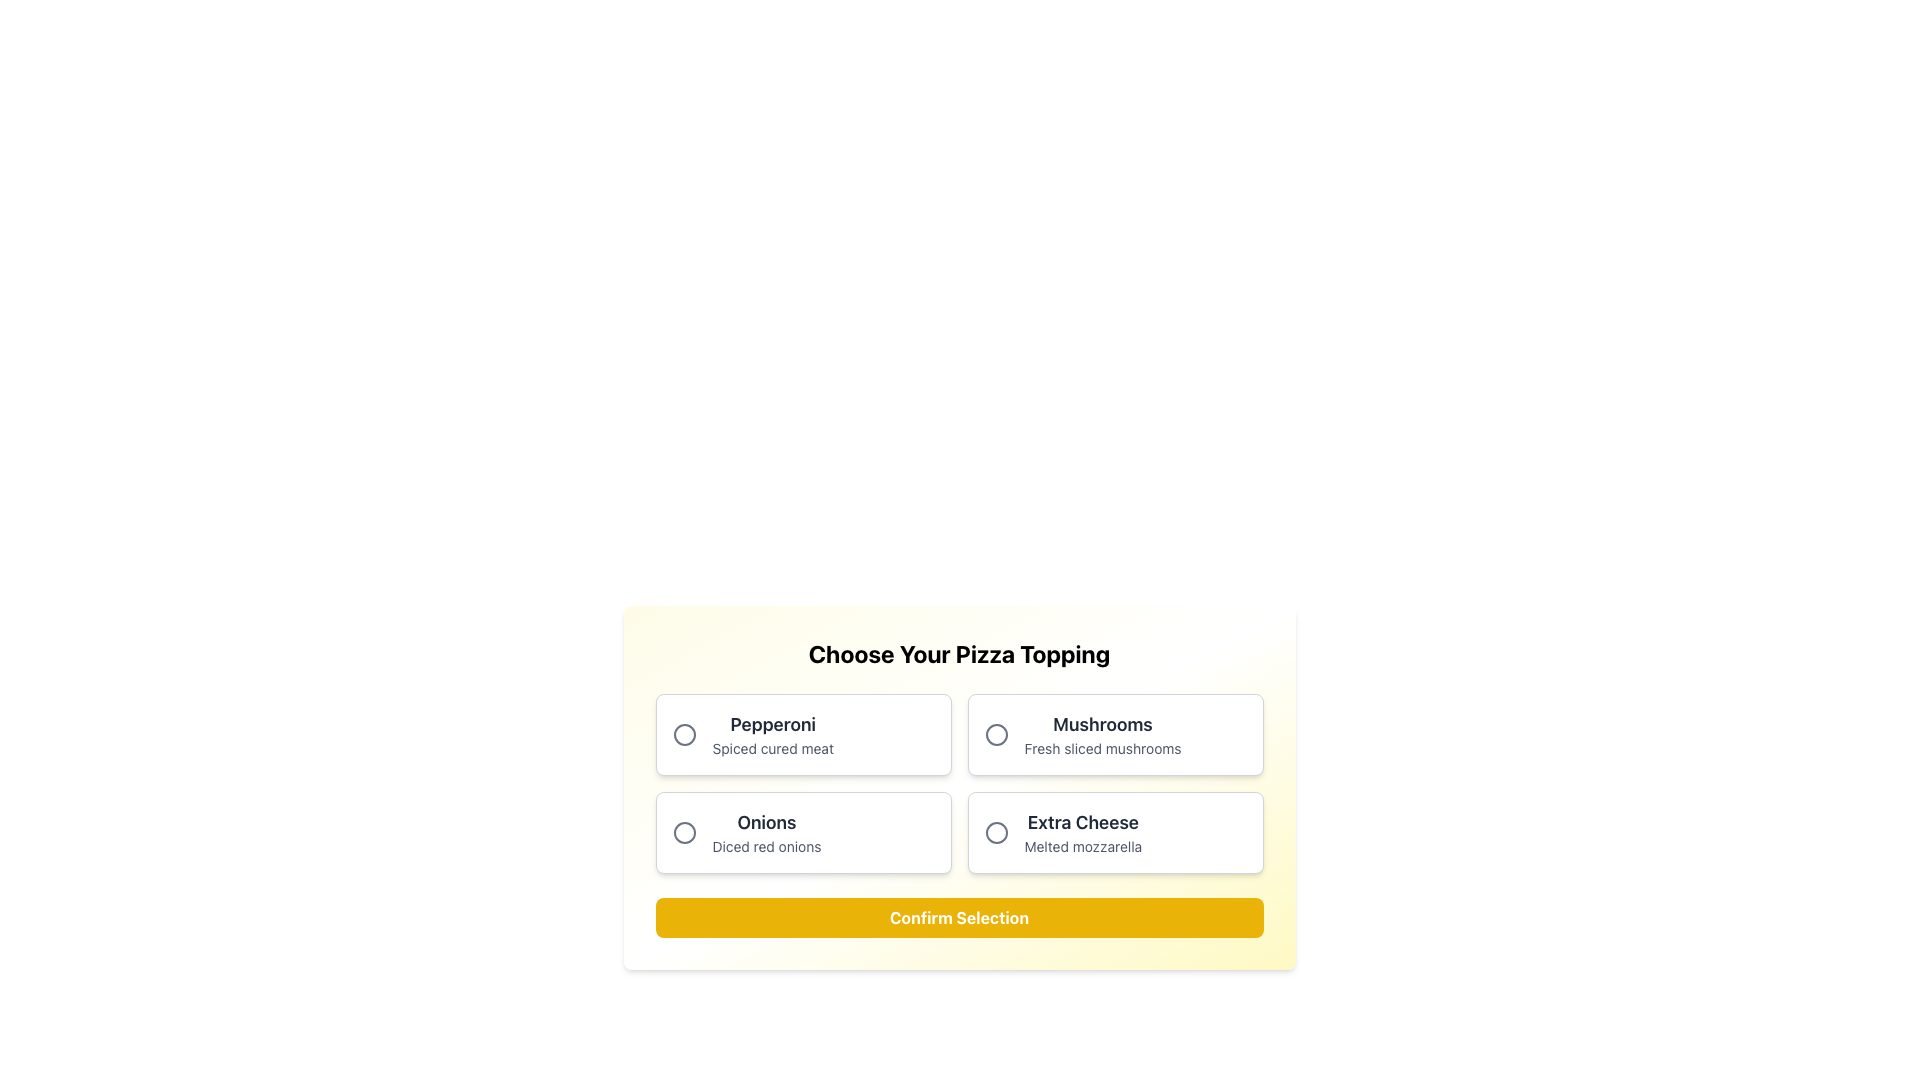 This screenshot has height=1080, width=1920. What do you see at coordinates (958, 654) in the screenshot?
I see `header text element that says 'Choose Your Pizza Topping', which is prominently styled in bold and large font at the top of the card-like section` at bounding box center [958, 654].